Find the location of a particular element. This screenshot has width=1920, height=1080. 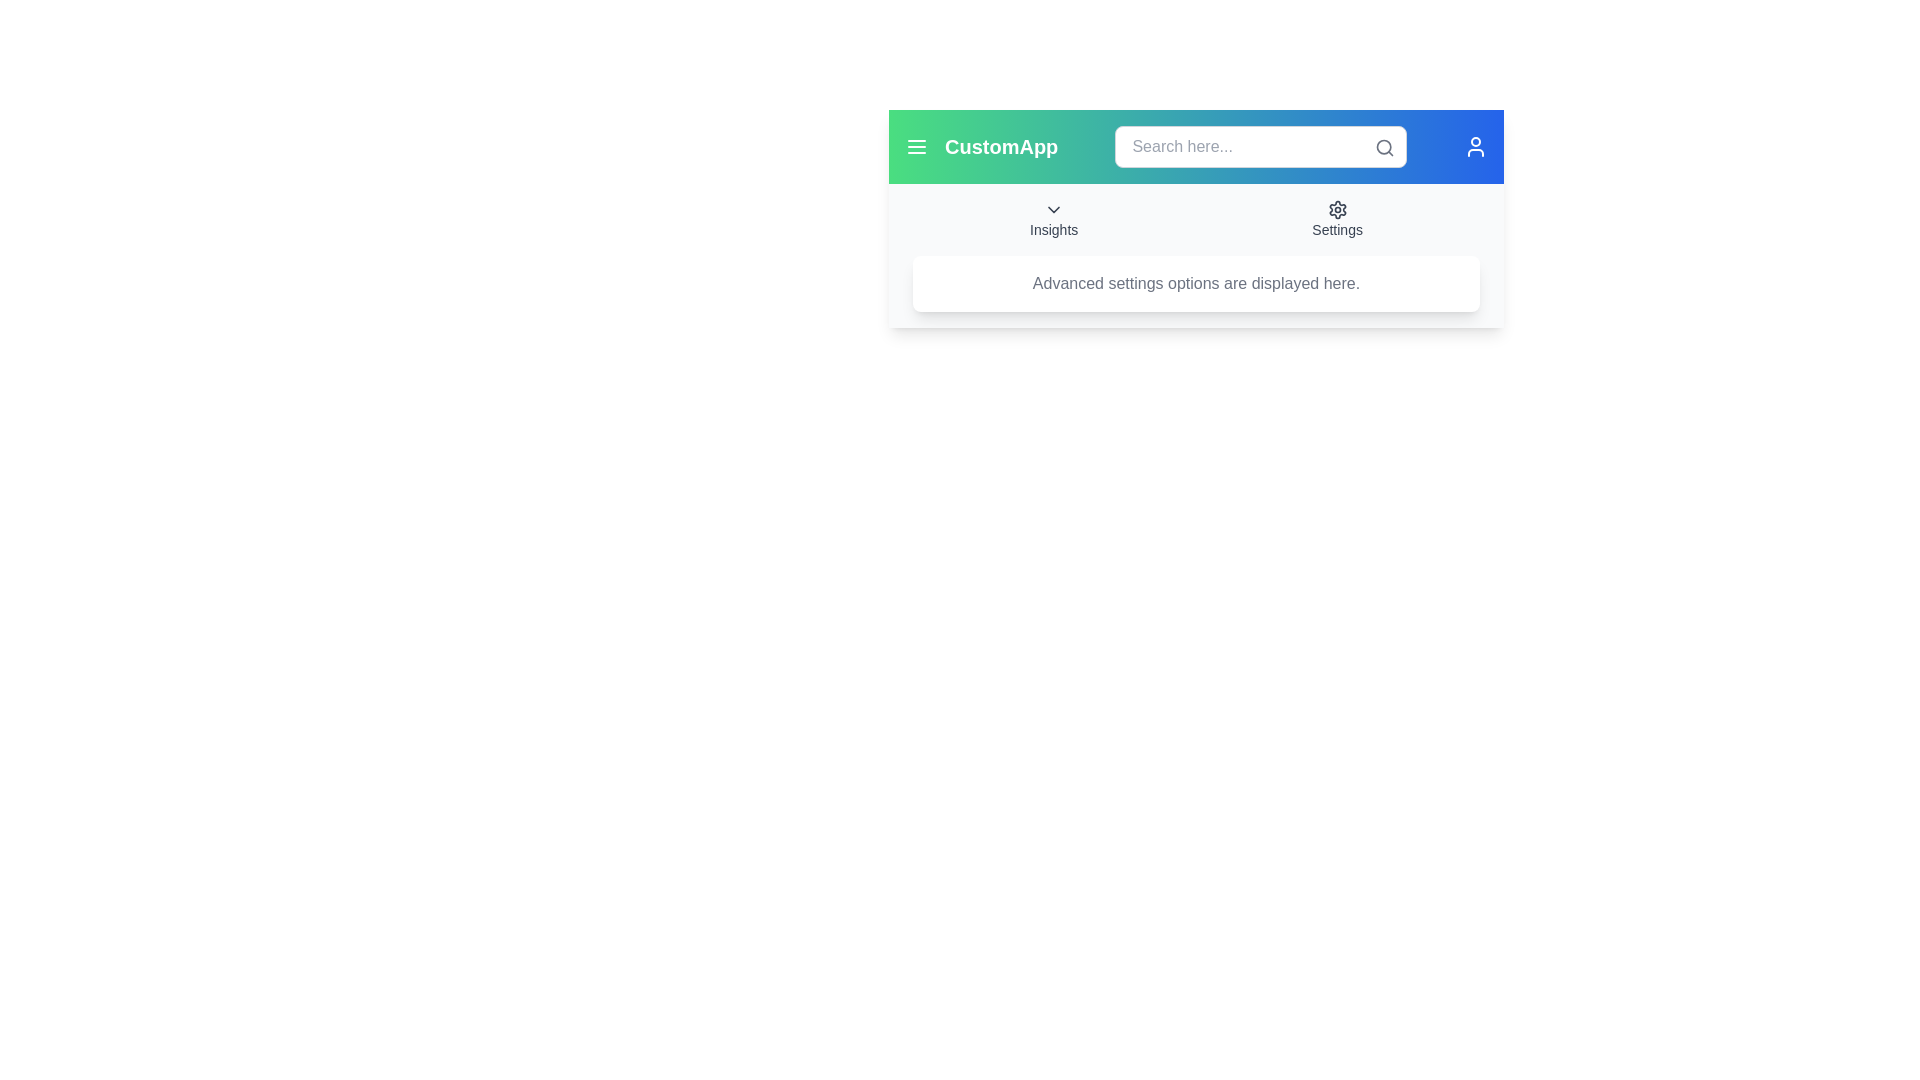

the leftmost button in the navigation header is located at coordinates (915, 145).